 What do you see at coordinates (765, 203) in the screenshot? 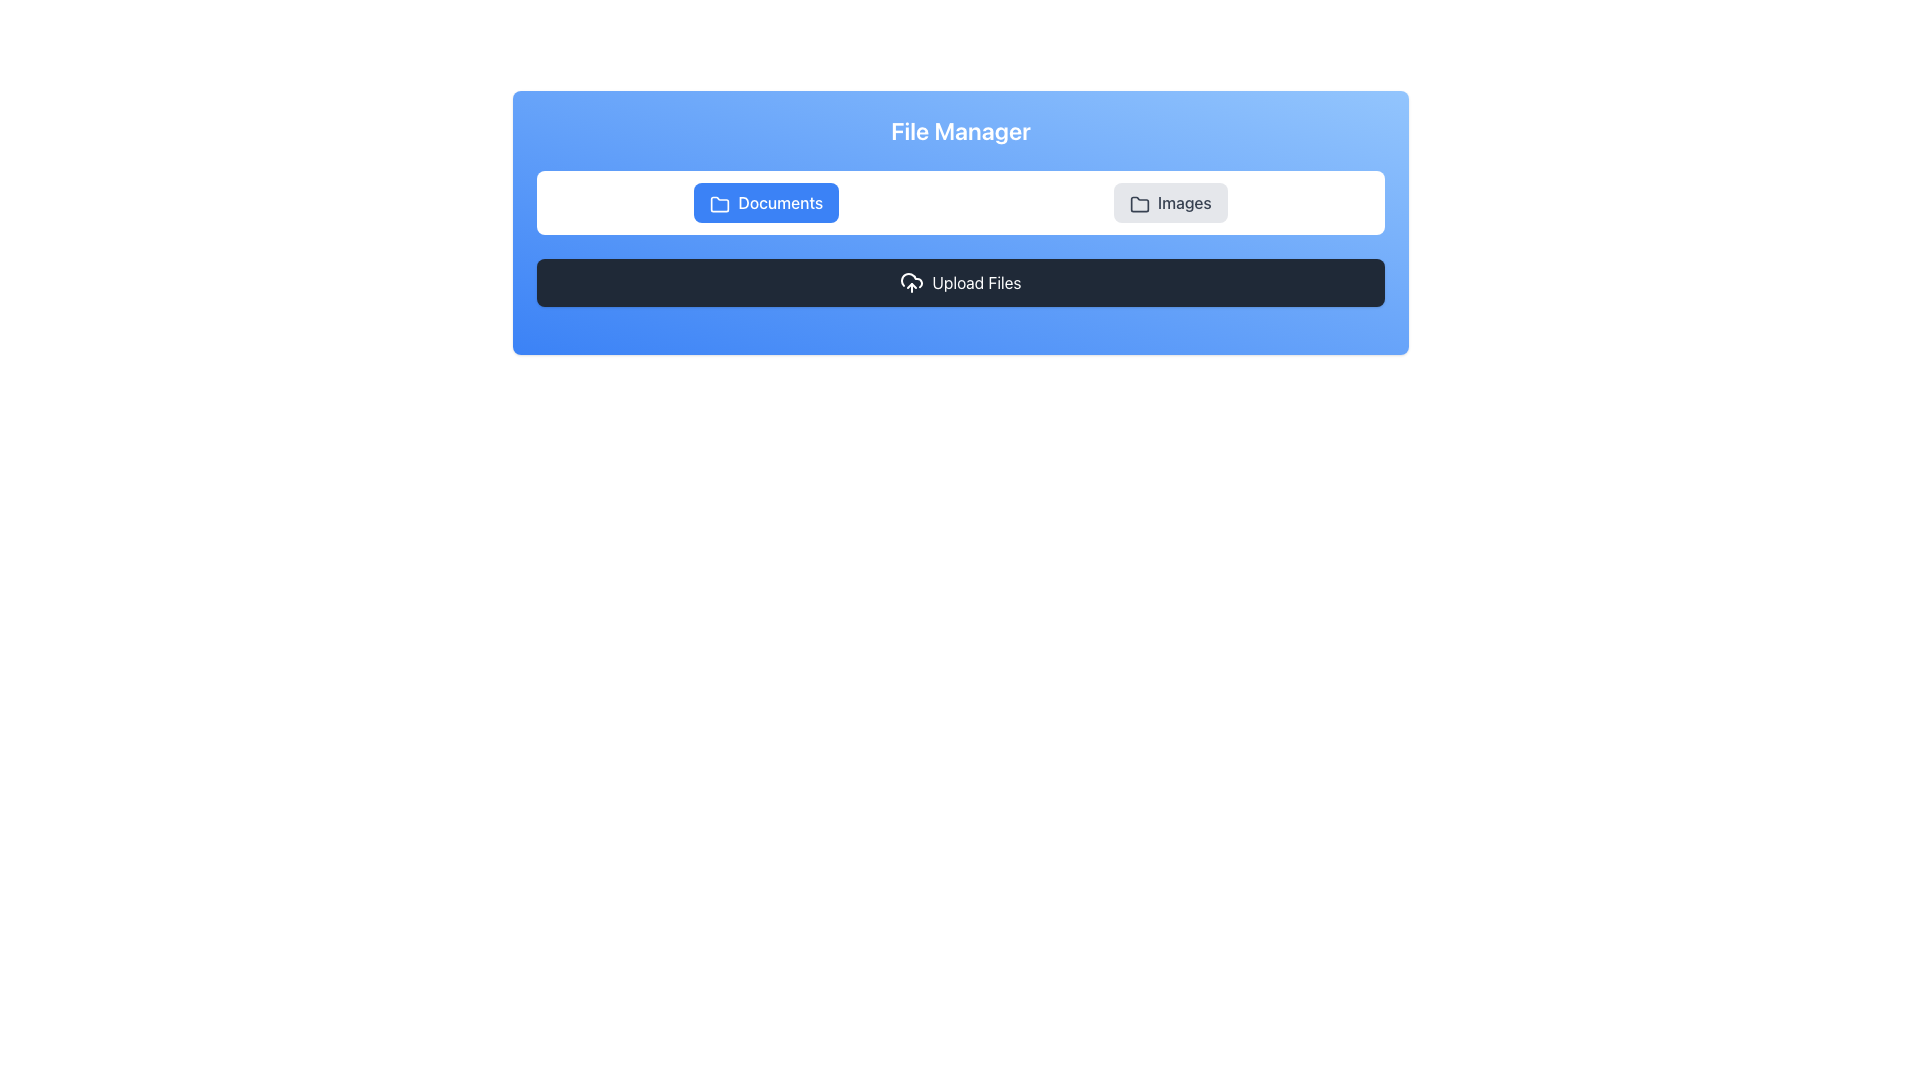
I see `the blue 'Documents' button, which features white text and a folder icon` at bounding box center [765, 203].